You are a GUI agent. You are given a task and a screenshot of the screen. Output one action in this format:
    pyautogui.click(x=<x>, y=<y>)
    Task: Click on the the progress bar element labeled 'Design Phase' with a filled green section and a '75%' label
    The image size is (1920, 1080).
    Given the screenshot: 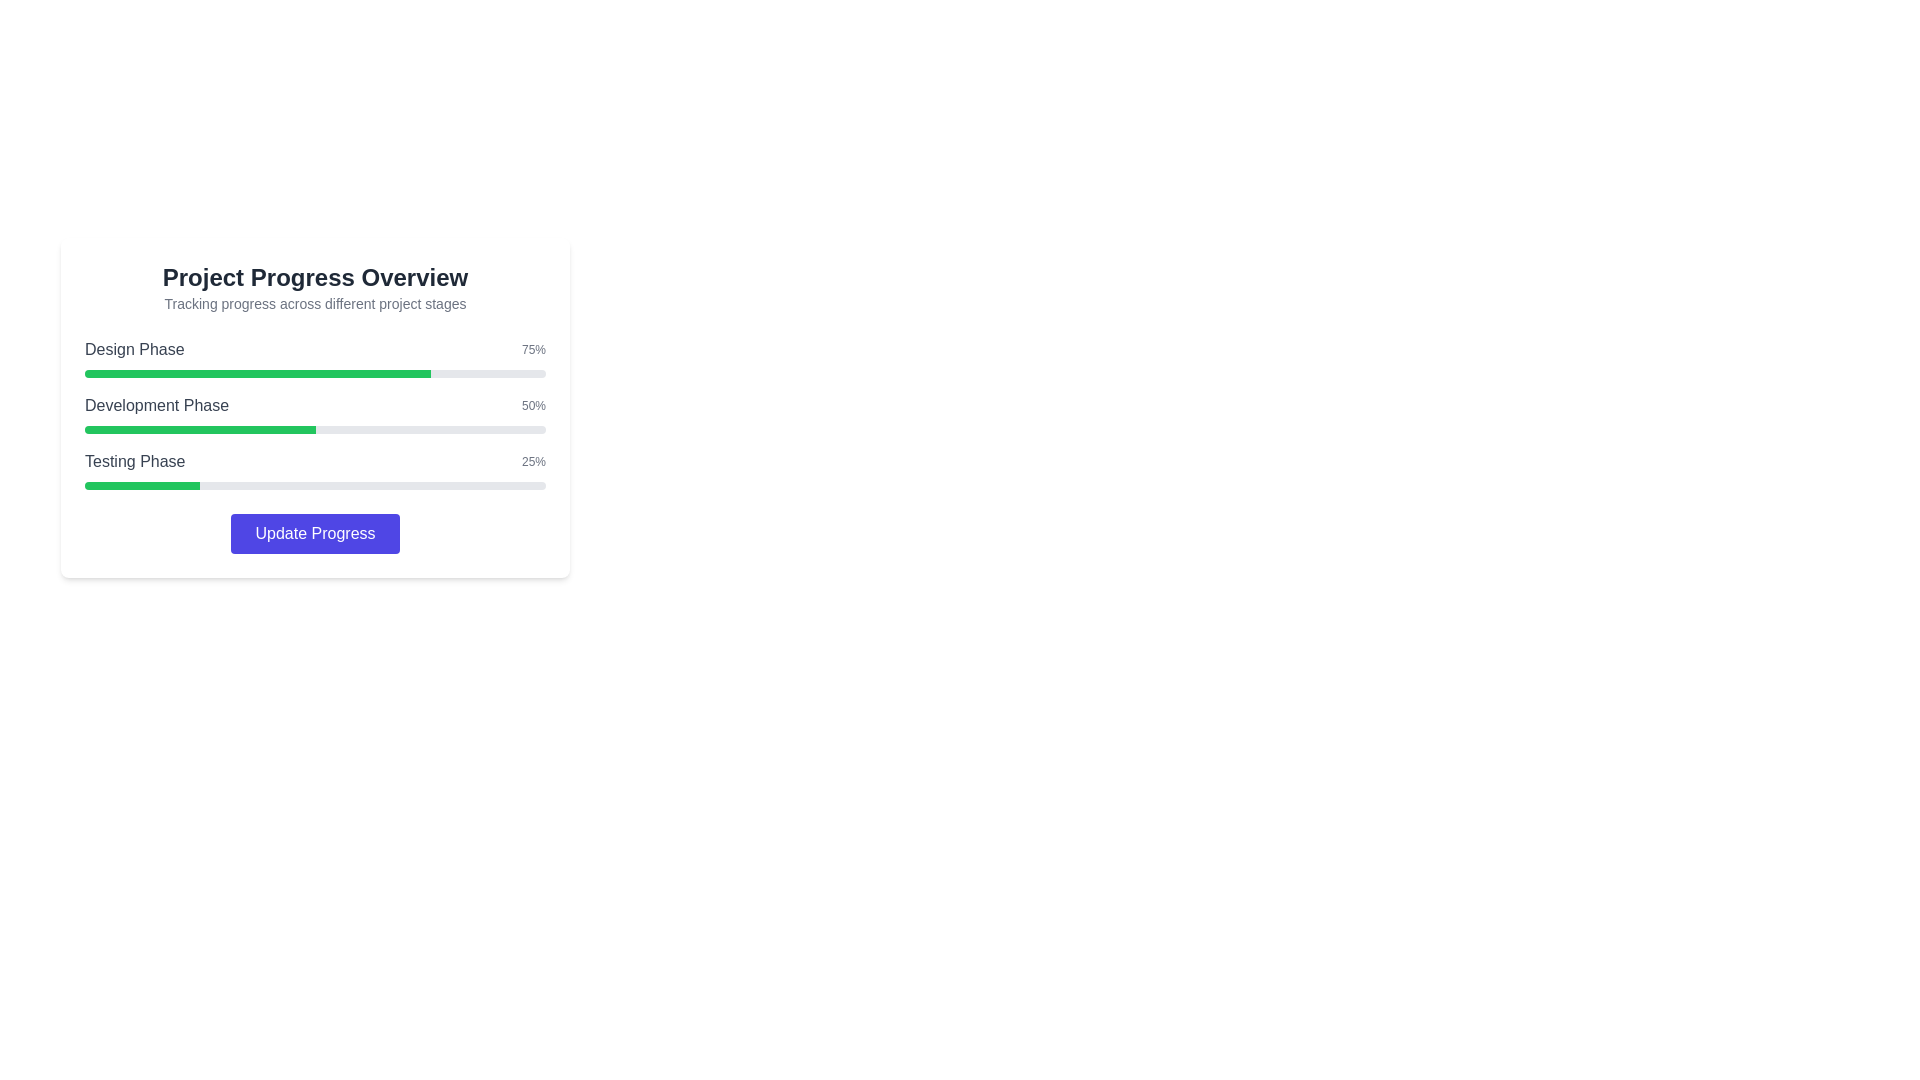 What is the action you would take?
    pyautogui.click(x=314, y=374)
    